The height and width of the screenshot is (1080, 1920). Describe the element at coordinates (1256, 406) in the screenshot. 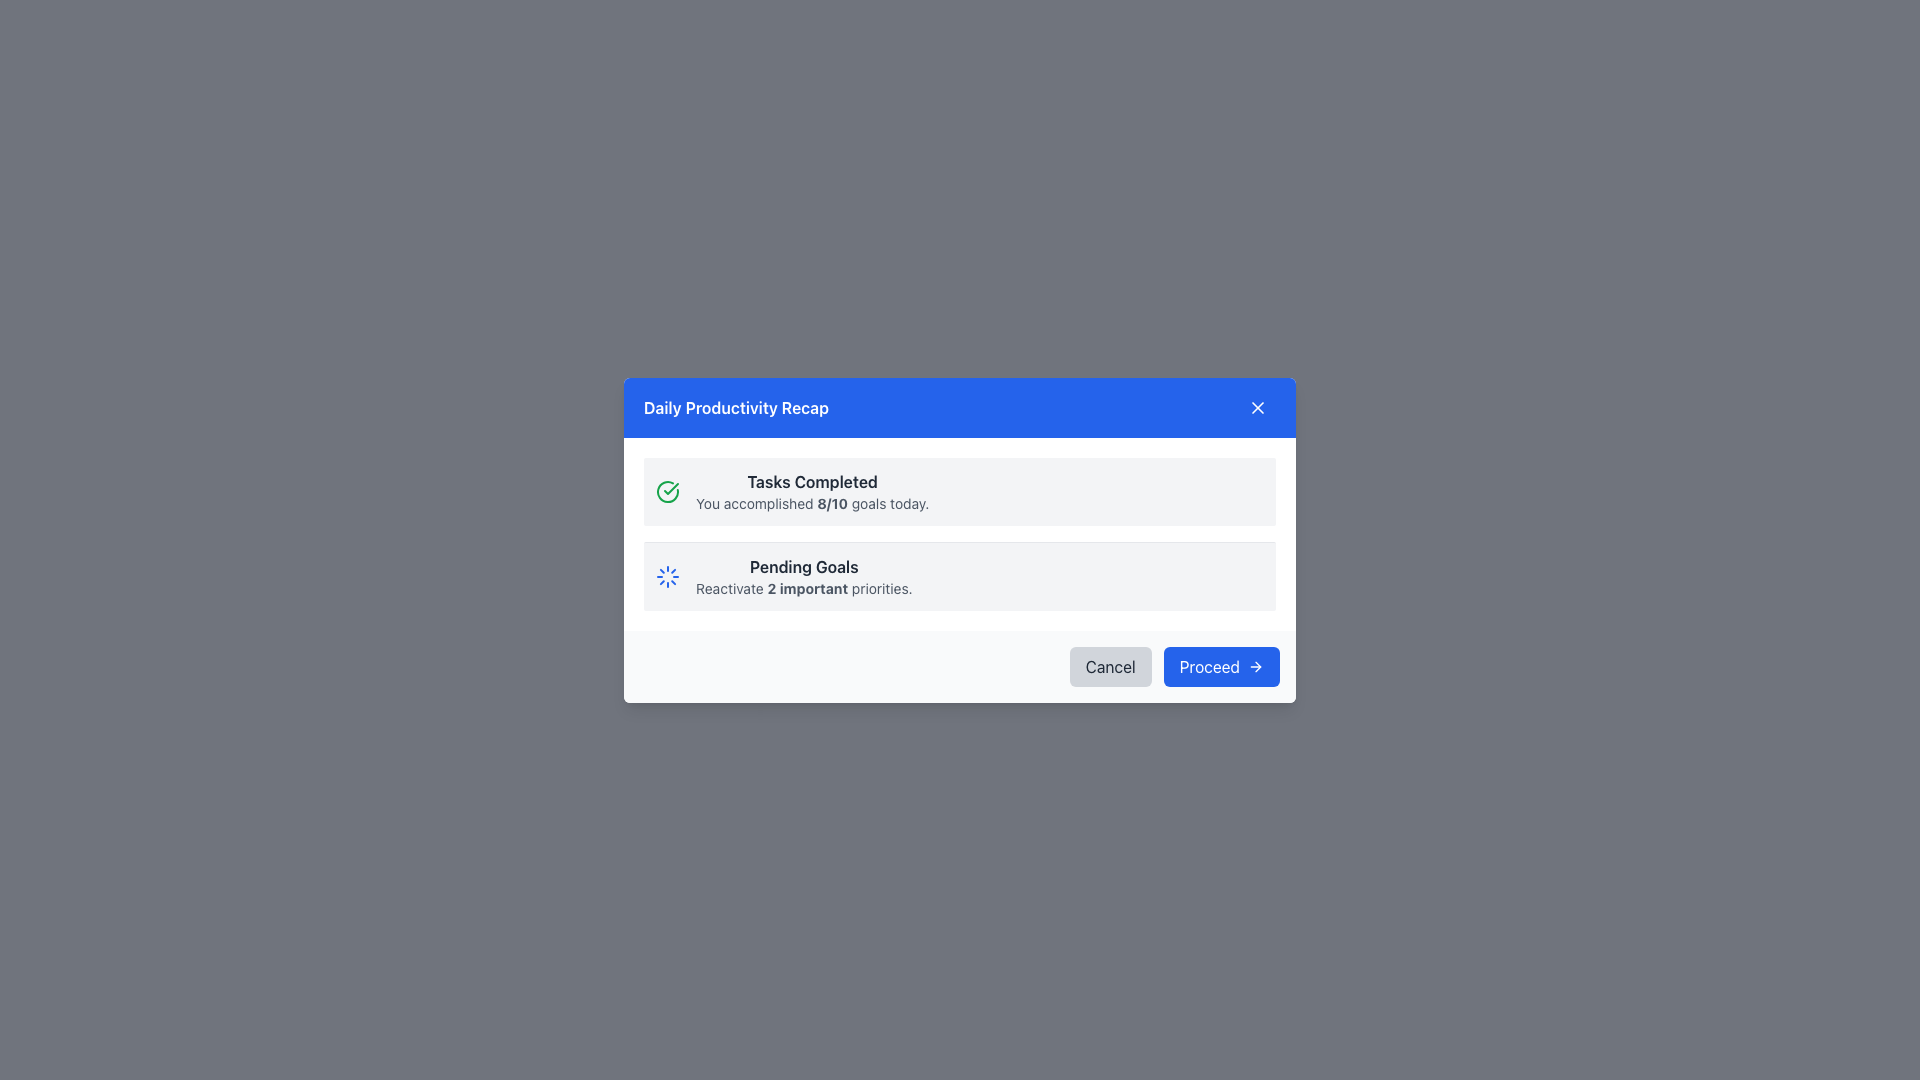

I see `the small white diagonal cross ('X') icon located in the top-right corner of the modal dialog box with a blue header` at that location.